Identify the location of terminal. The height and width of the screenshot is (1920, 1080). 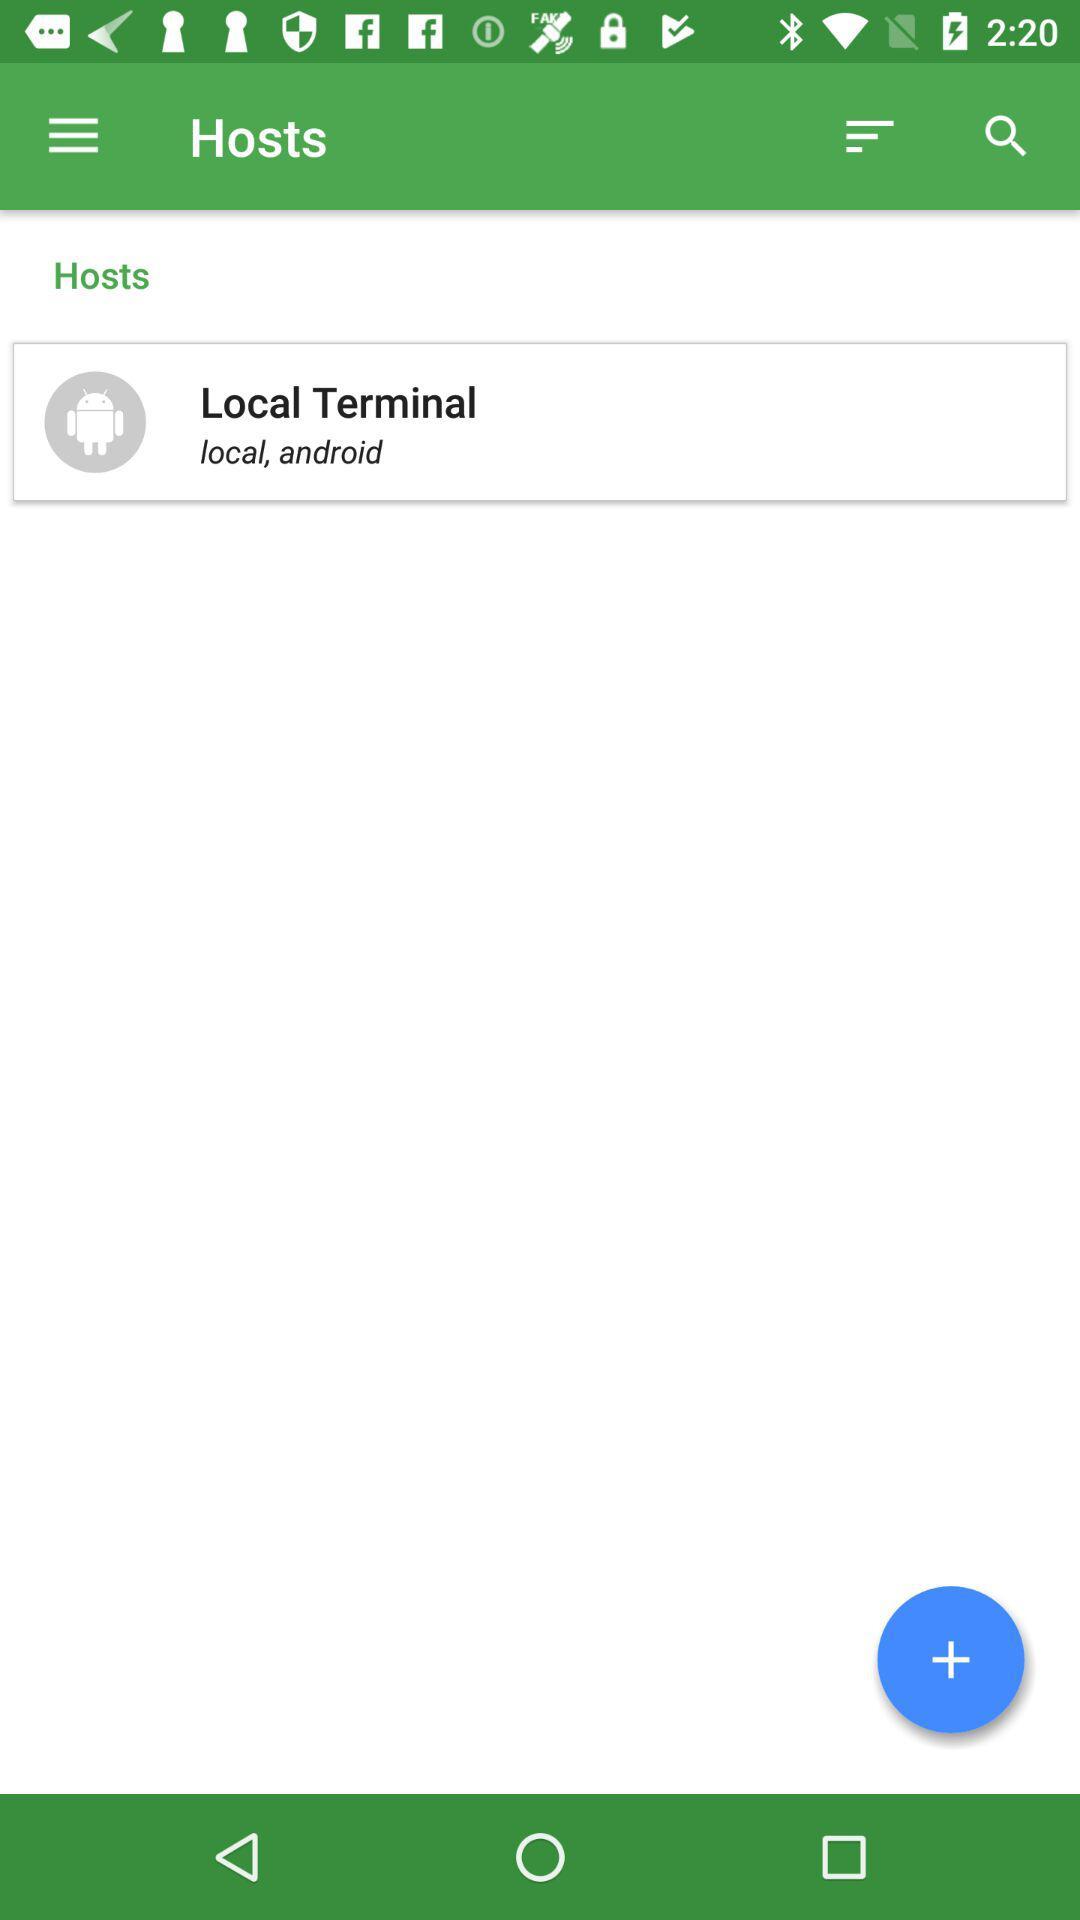
(950, 1659).